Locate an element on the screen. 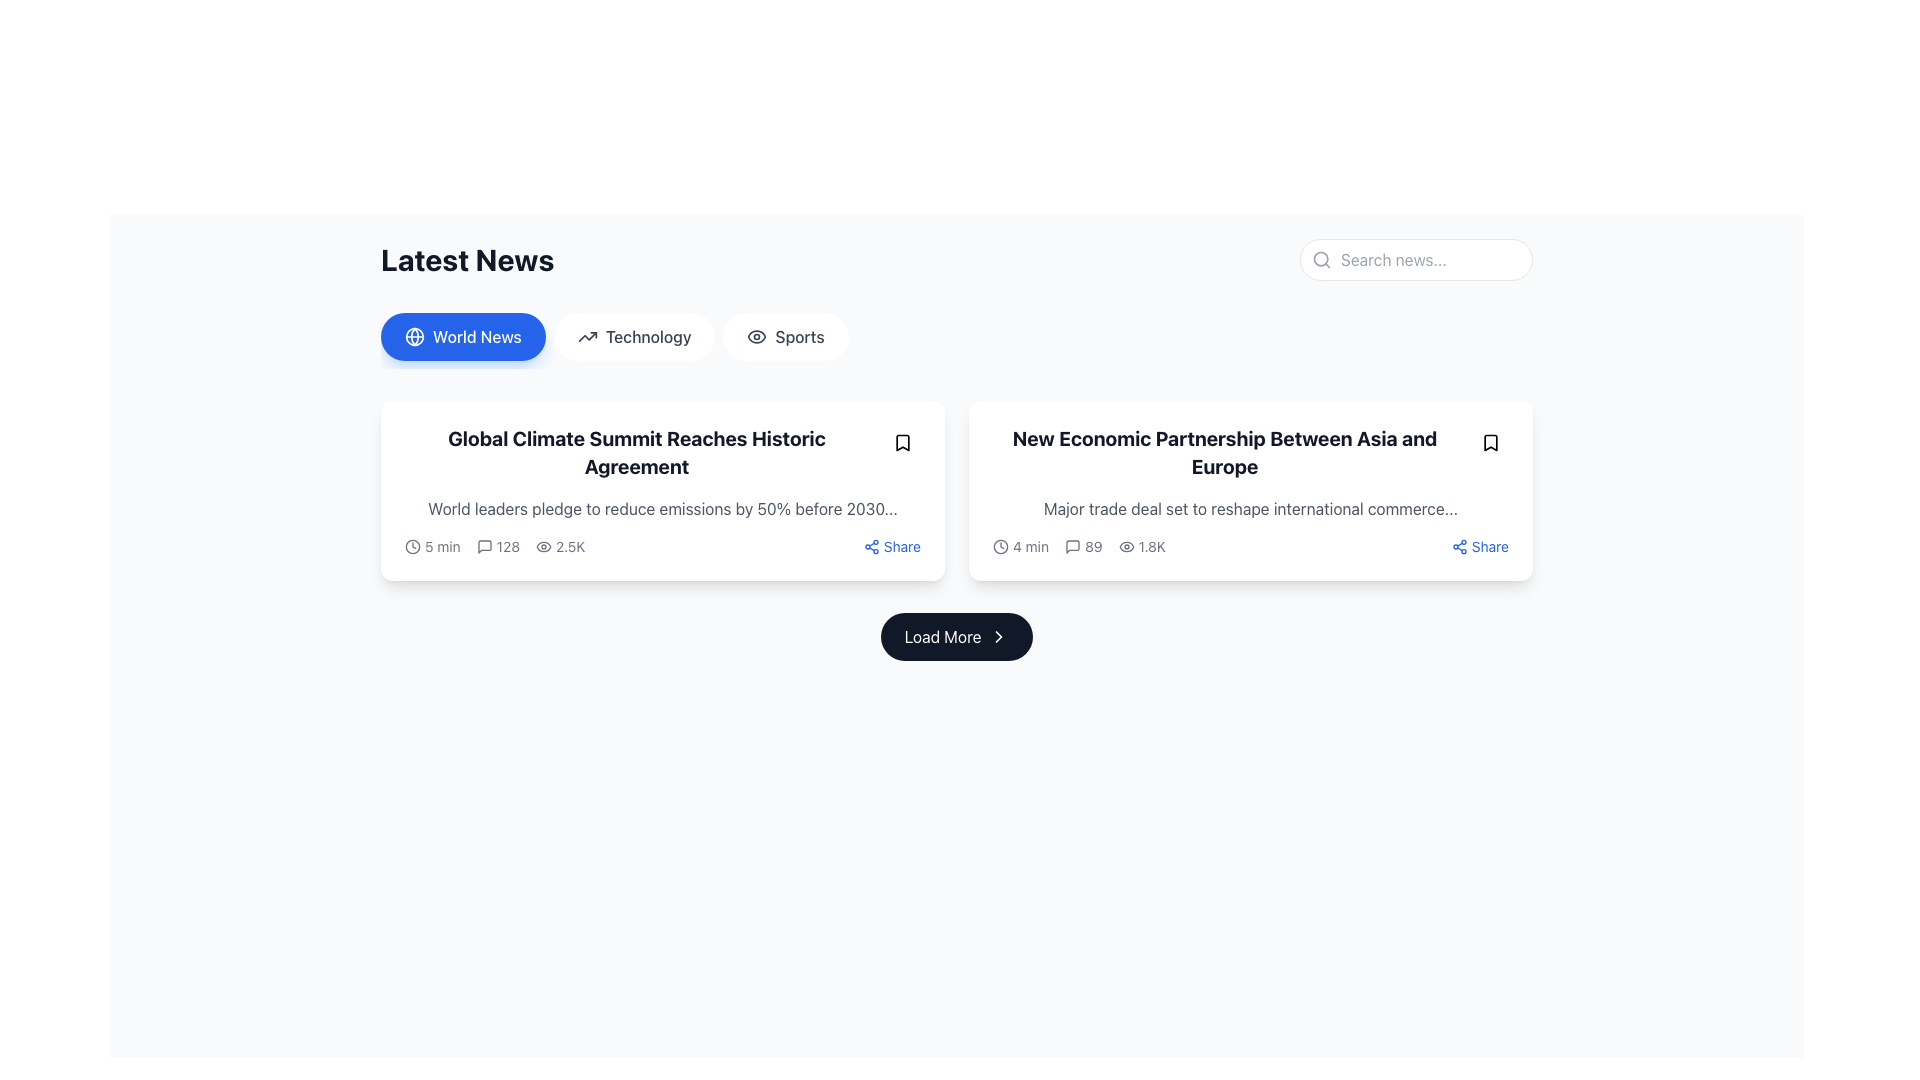  the static text display that provides a summary for the news article titled 'New Economic Partnership Between Asia and Europe', located within the right card below the heading is located at coordinates (1250, 508).